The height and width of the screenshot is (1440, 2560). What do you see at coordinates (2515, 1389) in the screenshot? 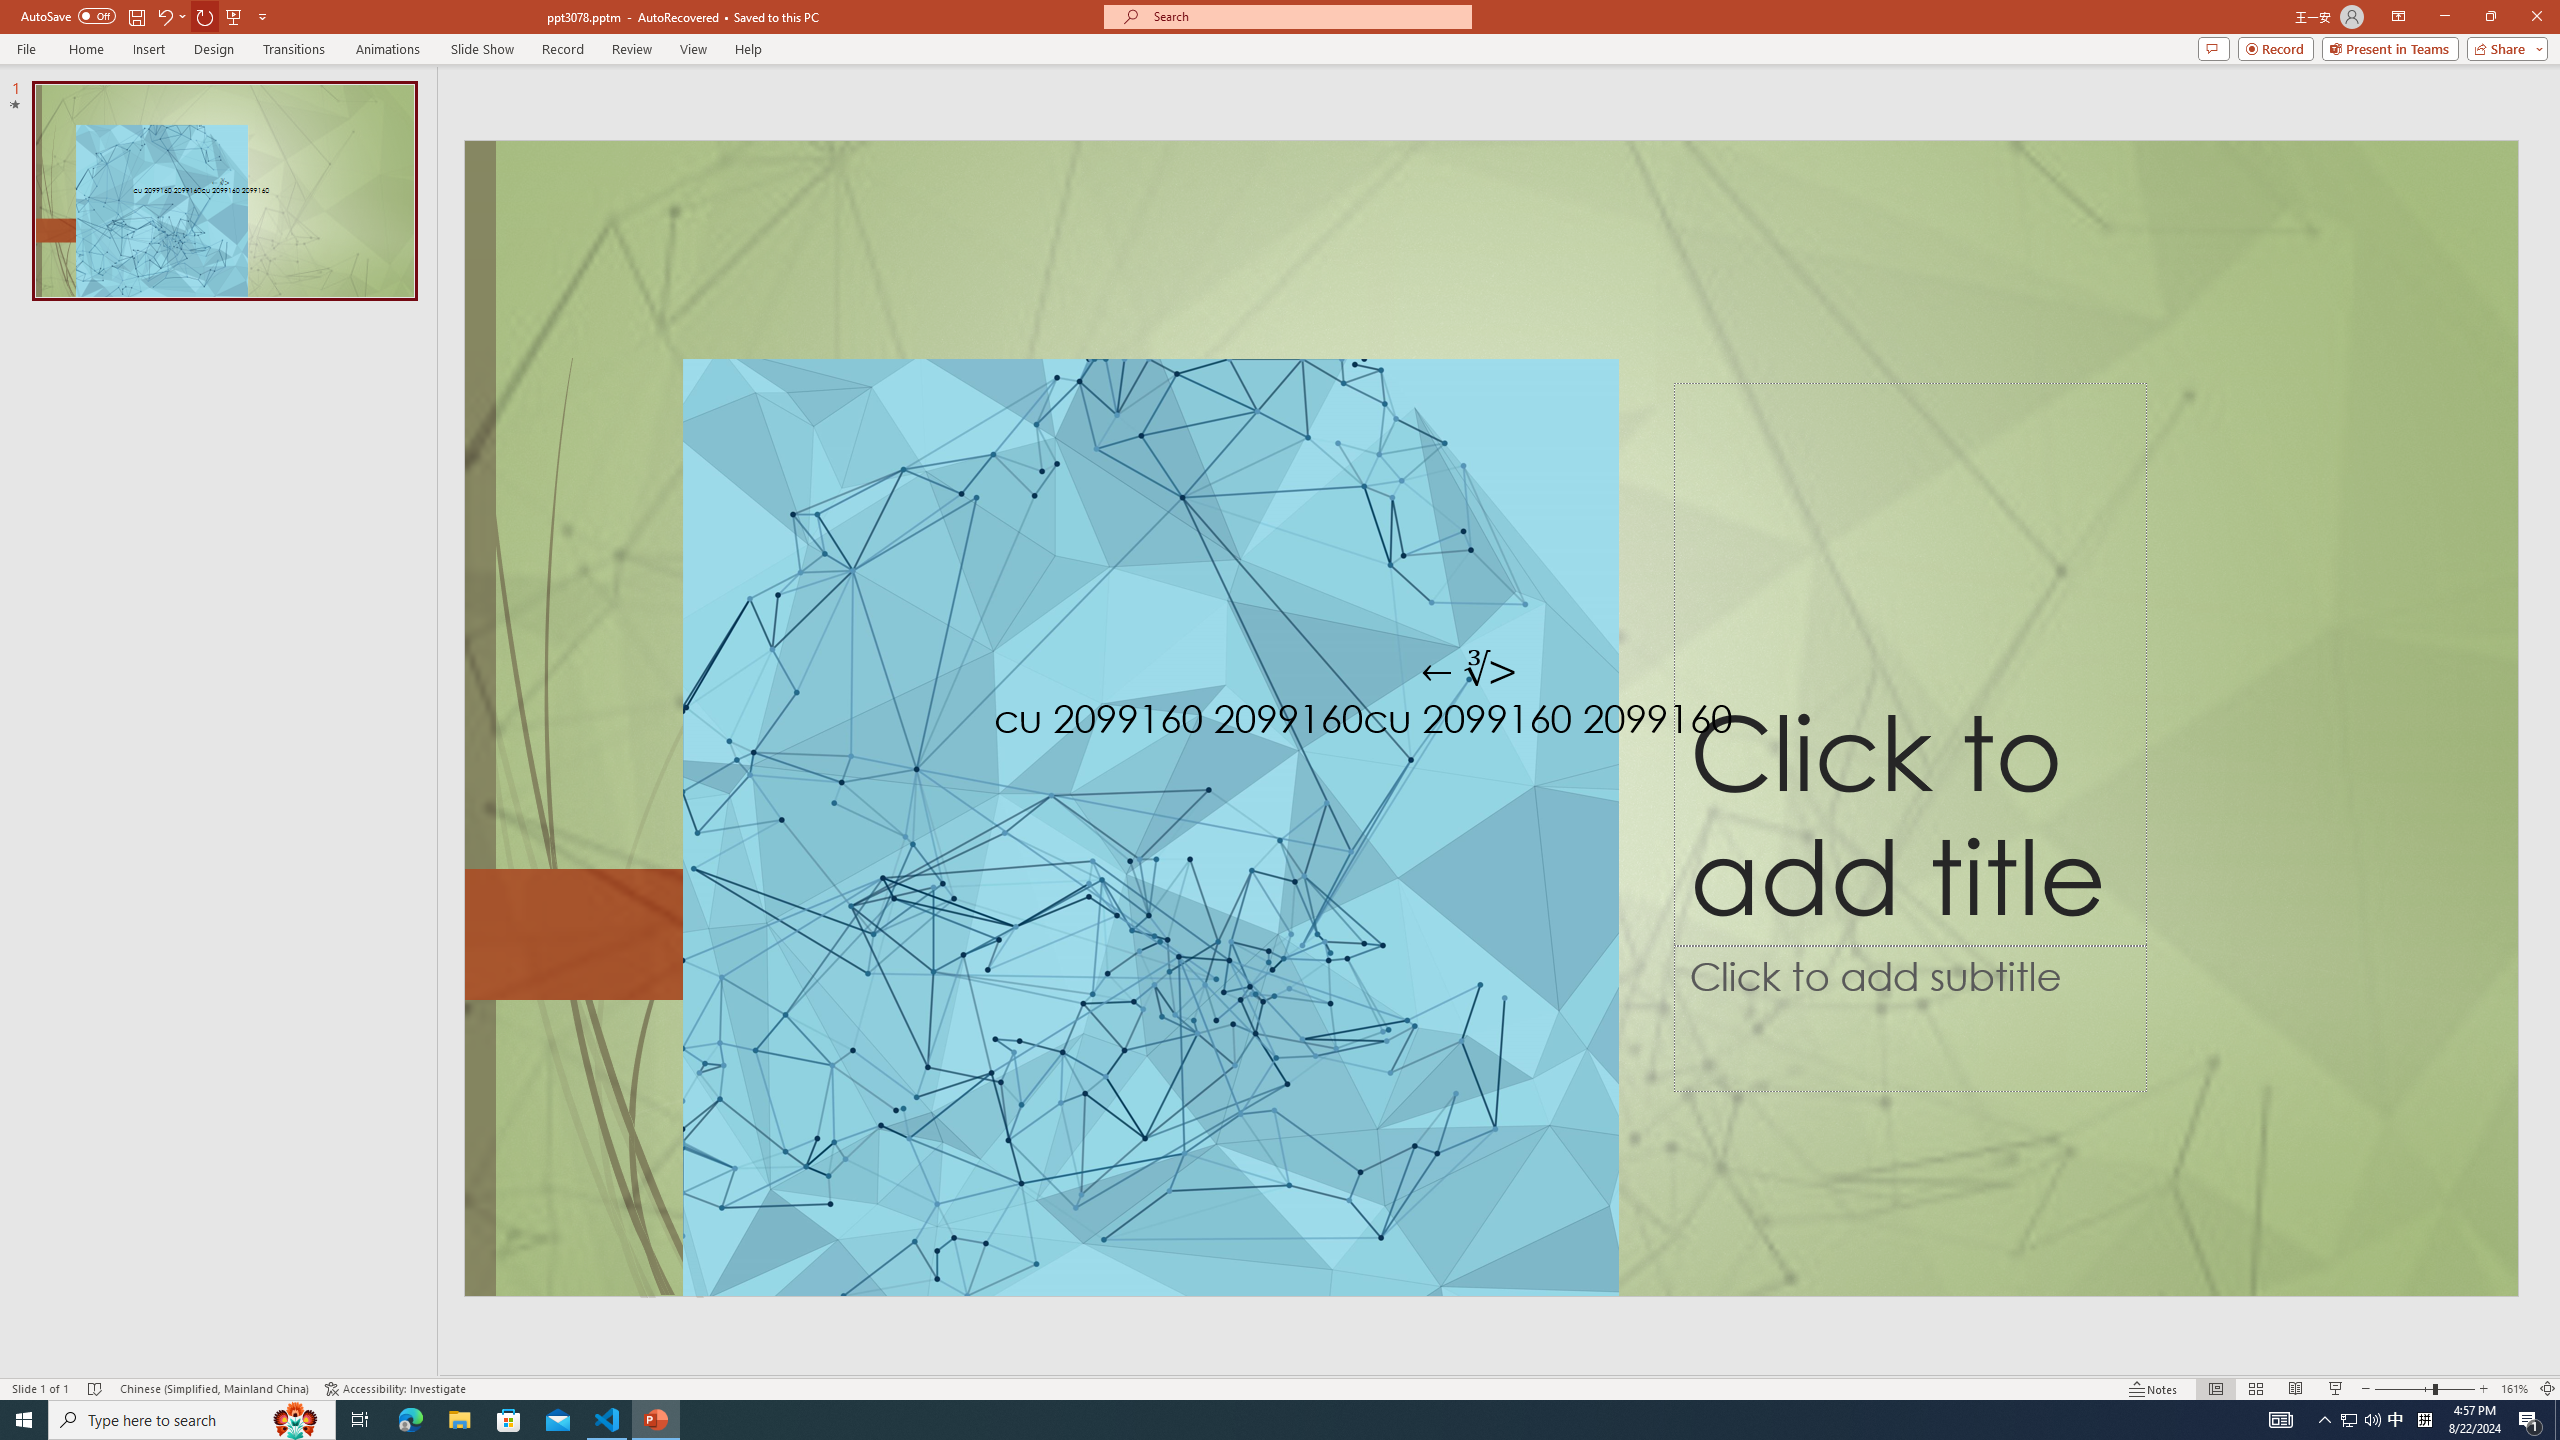
I see `'Zoom 161%'` at bounding box center [2515, 1389].